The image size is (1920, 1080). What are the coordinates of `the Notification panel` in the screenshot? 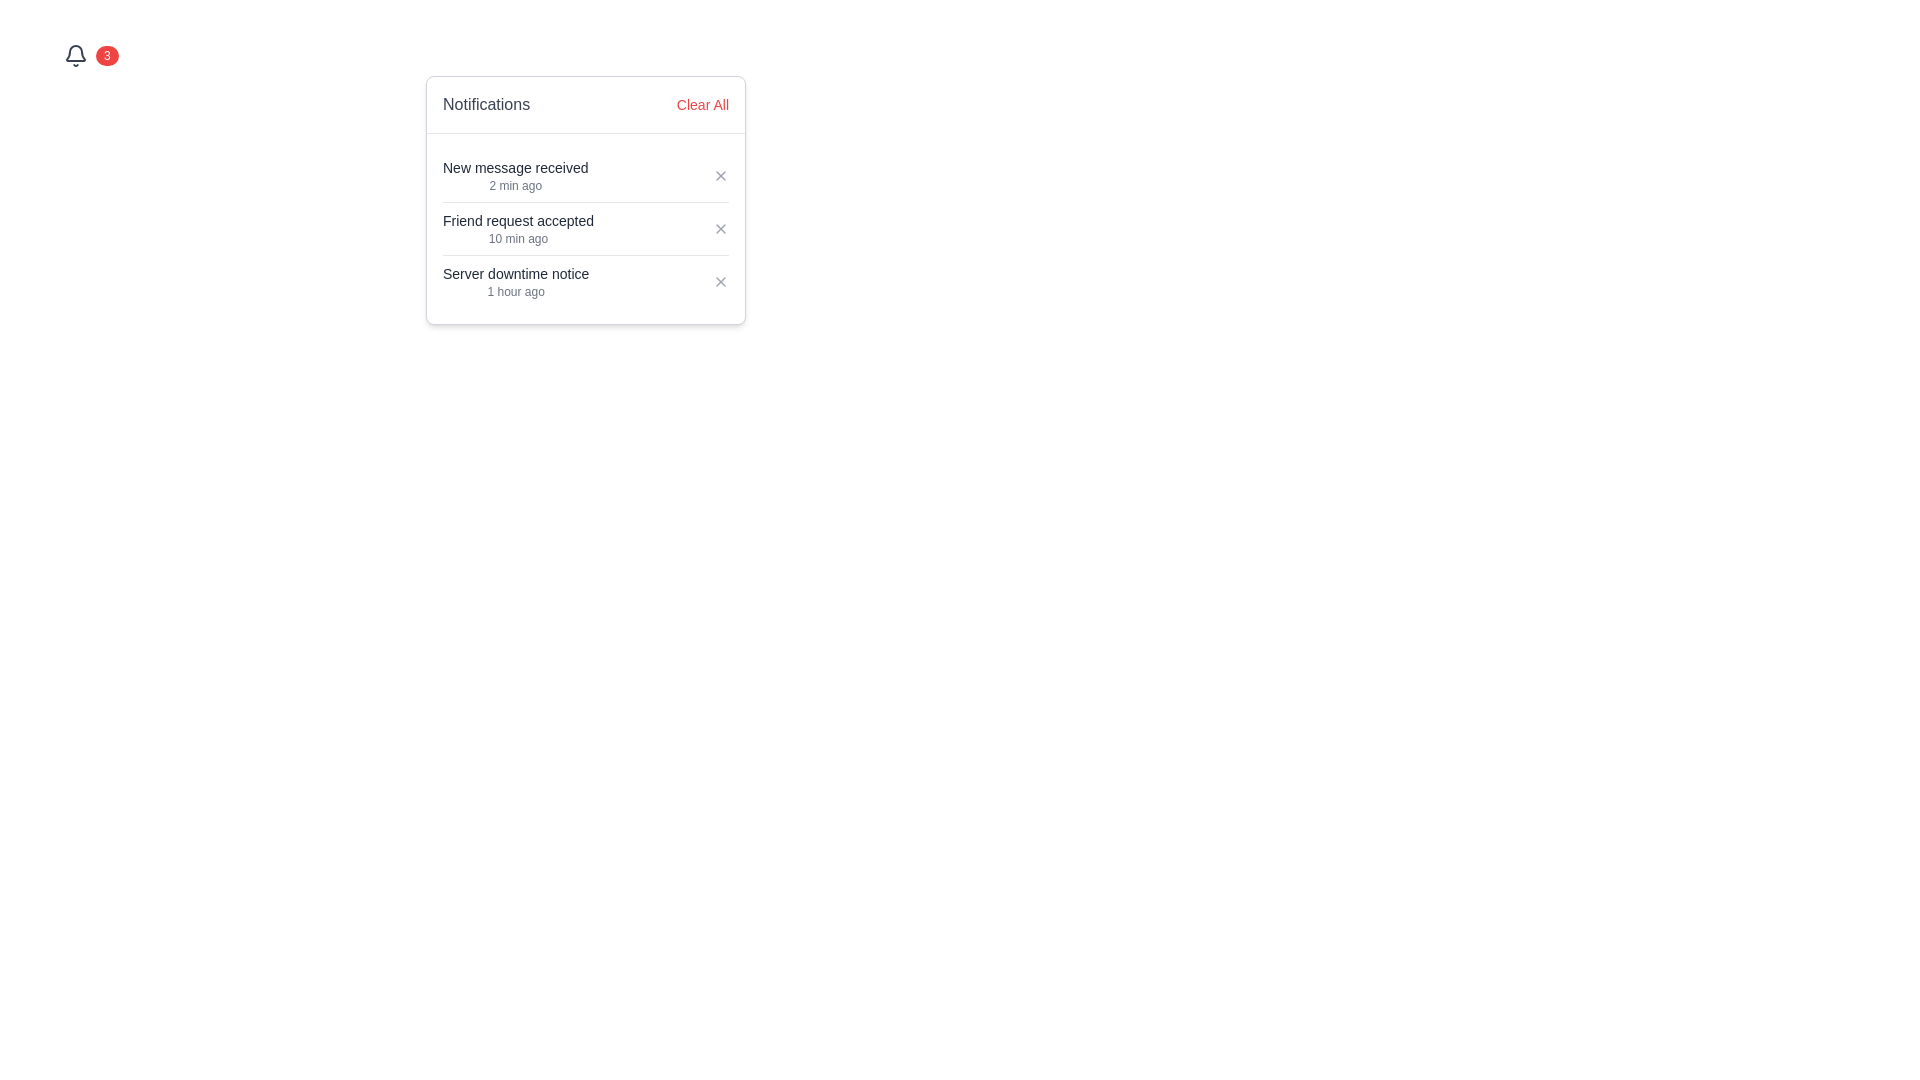 It's located at (584, 200).